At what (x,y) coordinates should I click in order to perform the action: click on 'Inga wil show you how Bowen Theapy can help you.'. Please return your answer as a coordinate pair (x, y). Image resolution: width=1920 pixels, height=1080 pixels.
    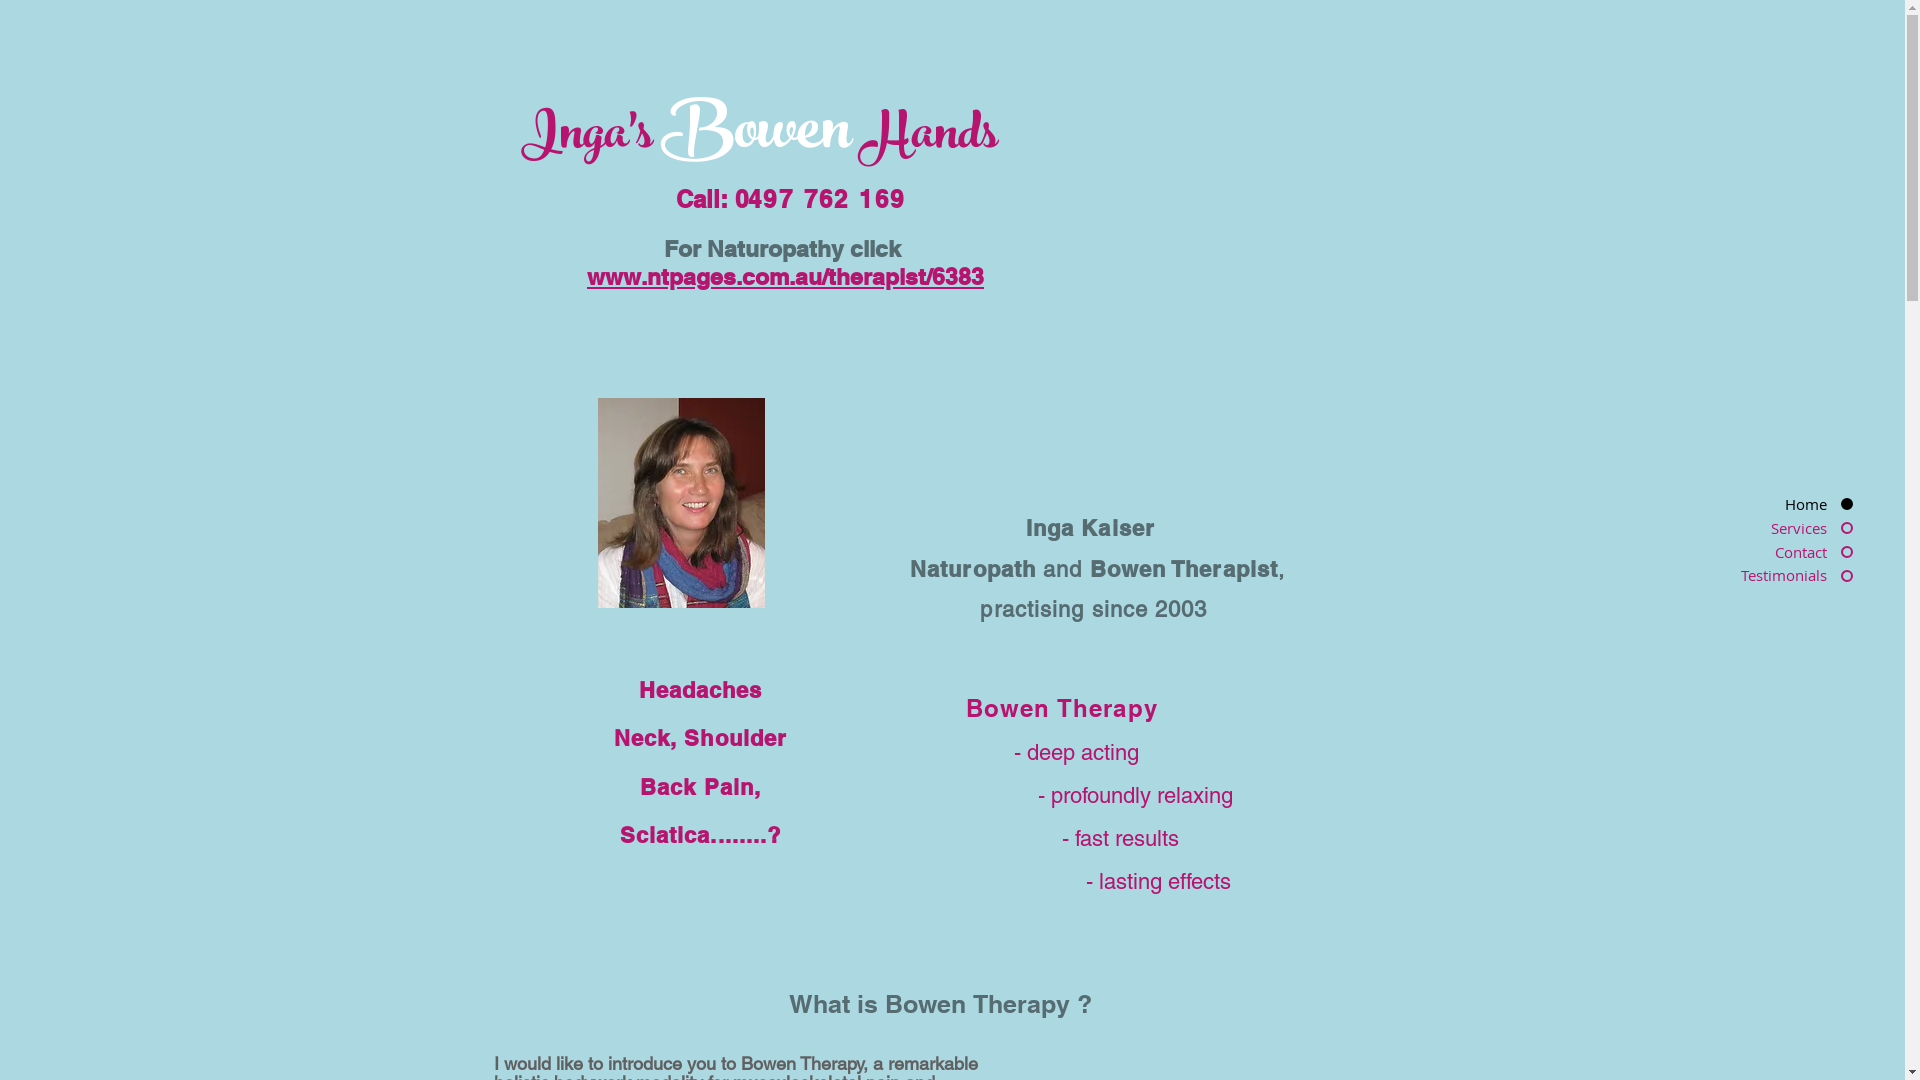
    Looking at the image, I should click on (681, 501).